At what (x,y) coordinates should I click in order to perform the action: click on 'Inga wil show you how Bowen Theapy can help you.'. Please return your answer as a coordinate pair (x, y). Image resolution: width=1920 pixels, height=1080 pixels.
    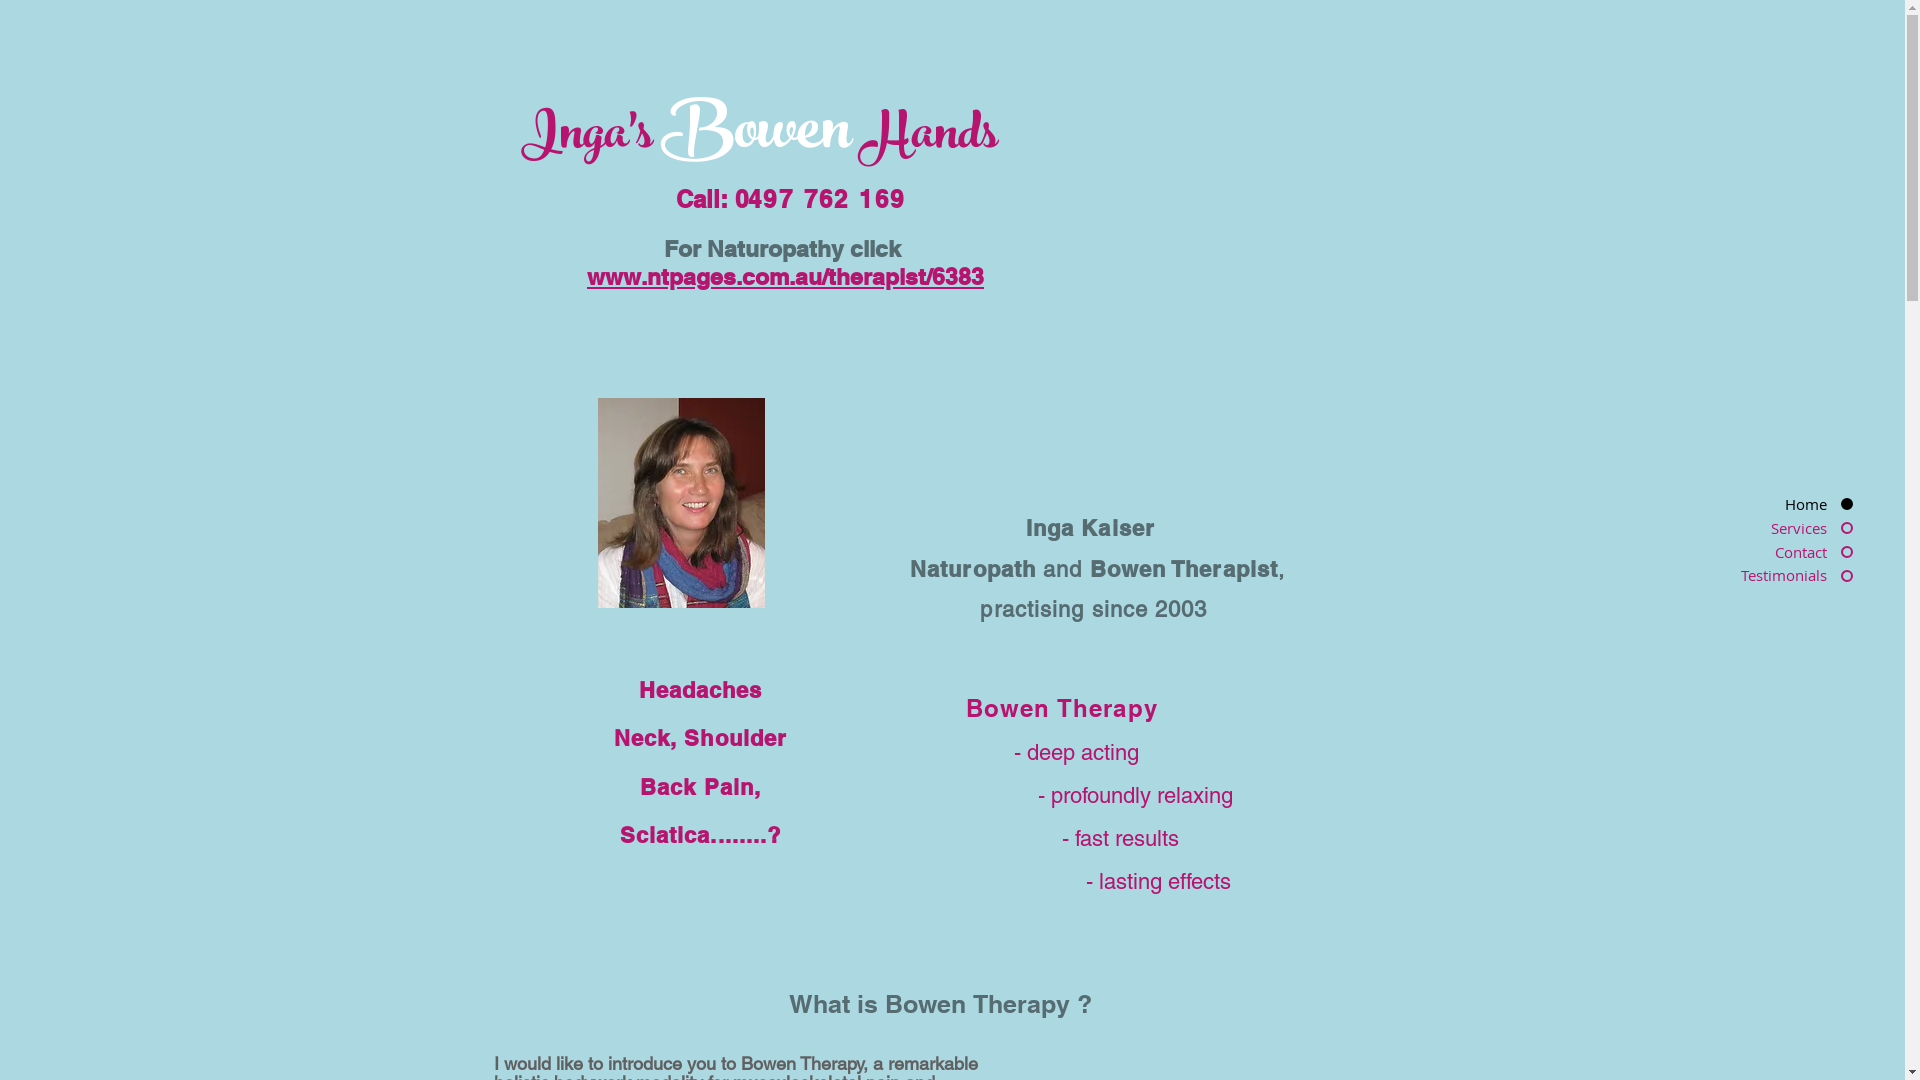
    Looking at the image, I should click on (681, 501).